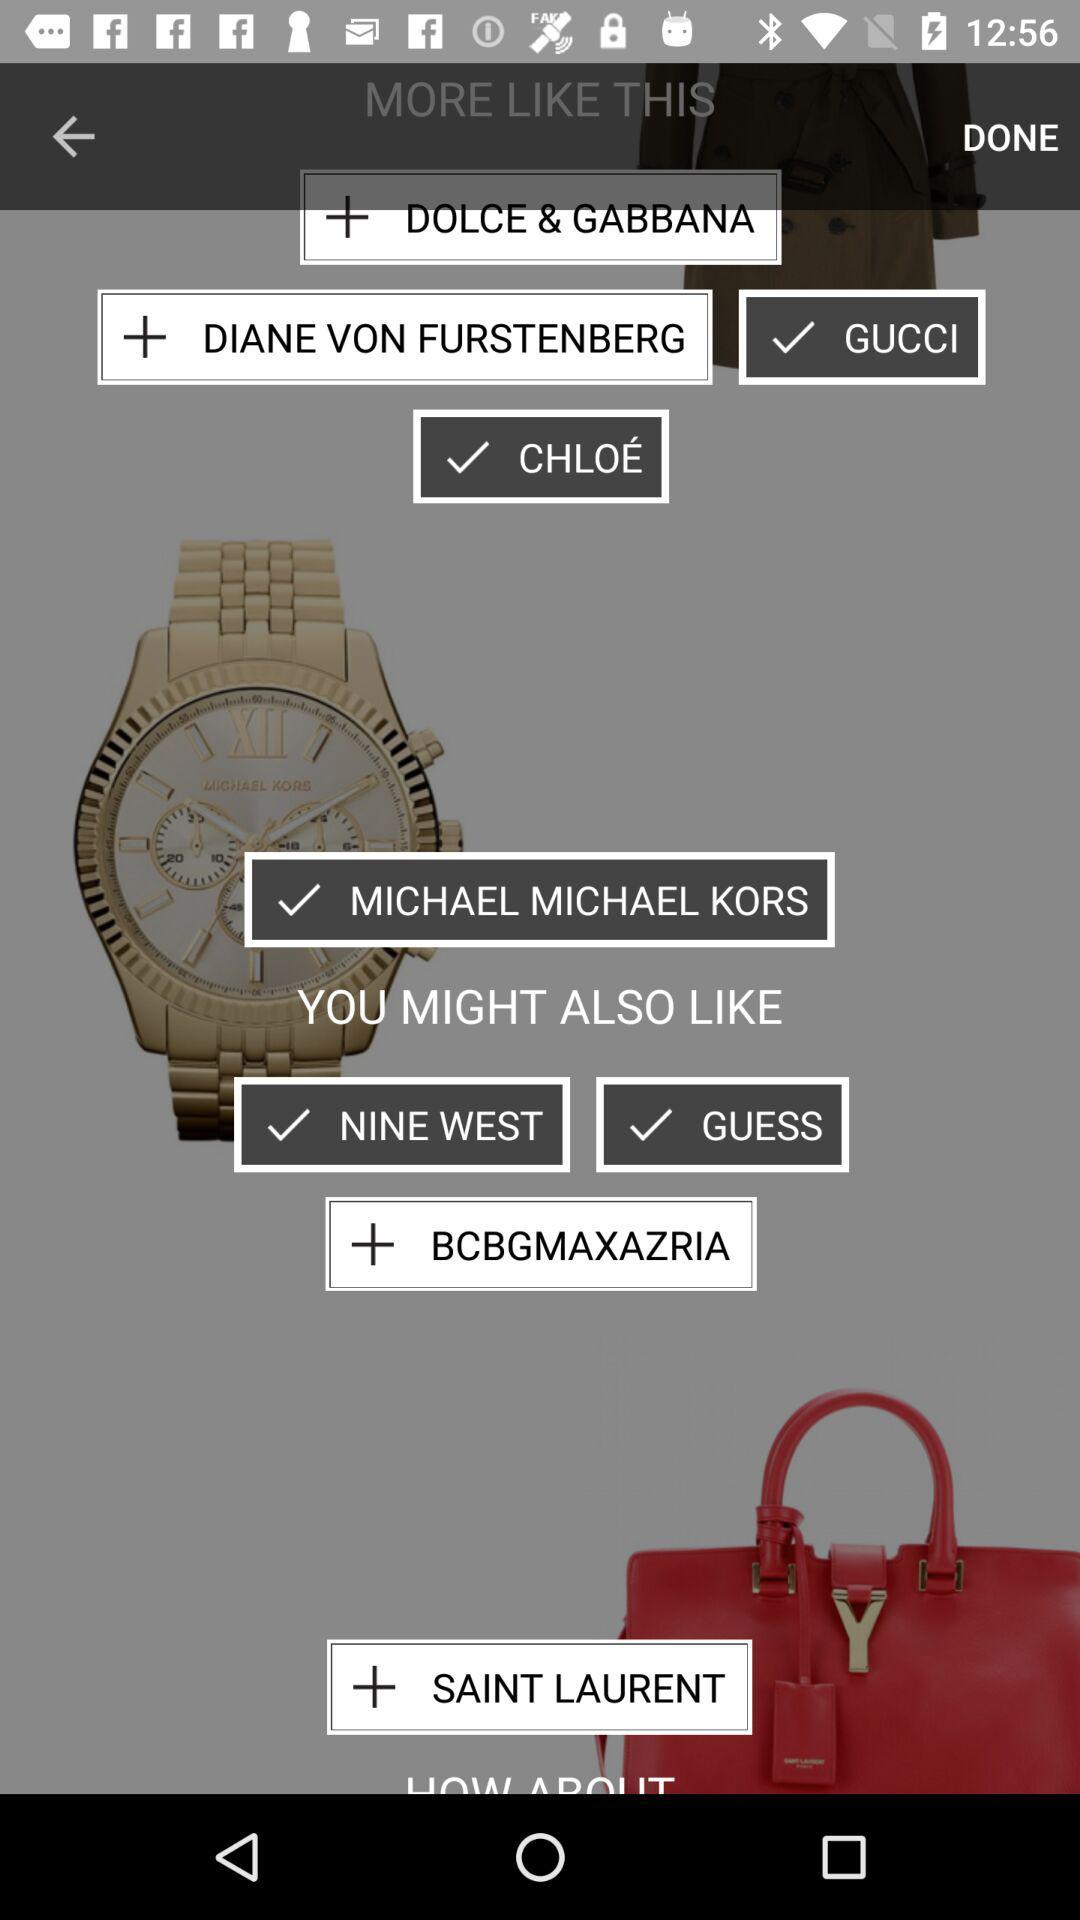 The height and width of the screenshot is (1920, 1080). Describe the element at coordinates (401, 1124) in the screenshot. I see `item below you might also` at that location.